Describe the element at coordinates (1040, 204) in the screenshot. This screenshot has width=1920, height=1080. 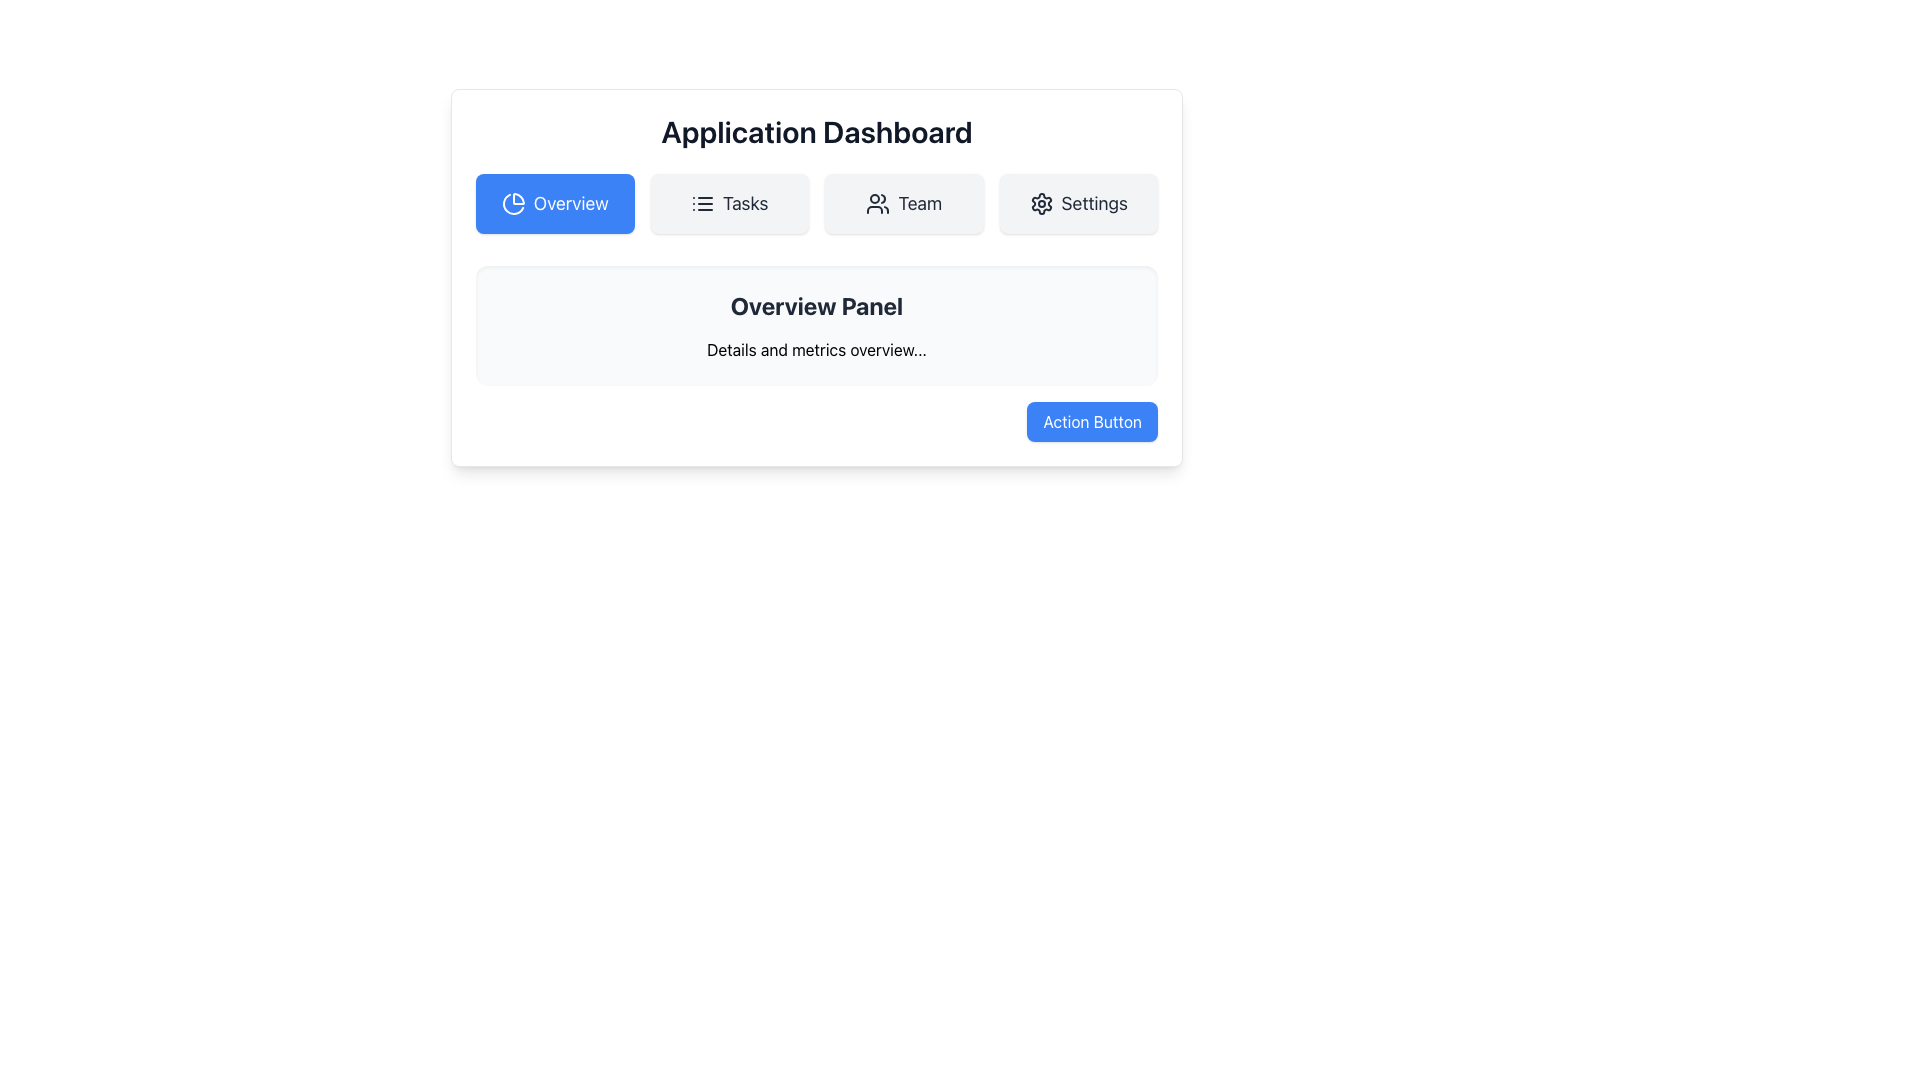
I see `the decorative notched boundary of the settings icon located at the top-right area of the application dashboard` at that location.